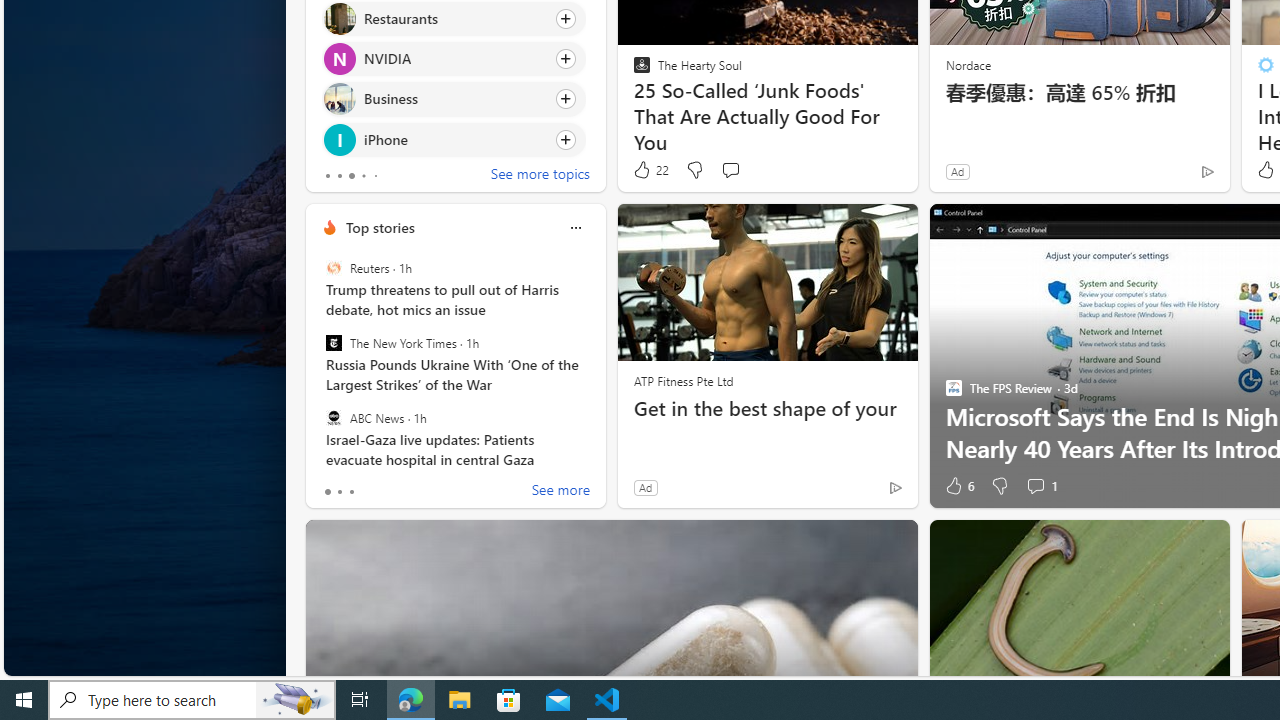  I want to click on 'Reuters', so click(333, 267).